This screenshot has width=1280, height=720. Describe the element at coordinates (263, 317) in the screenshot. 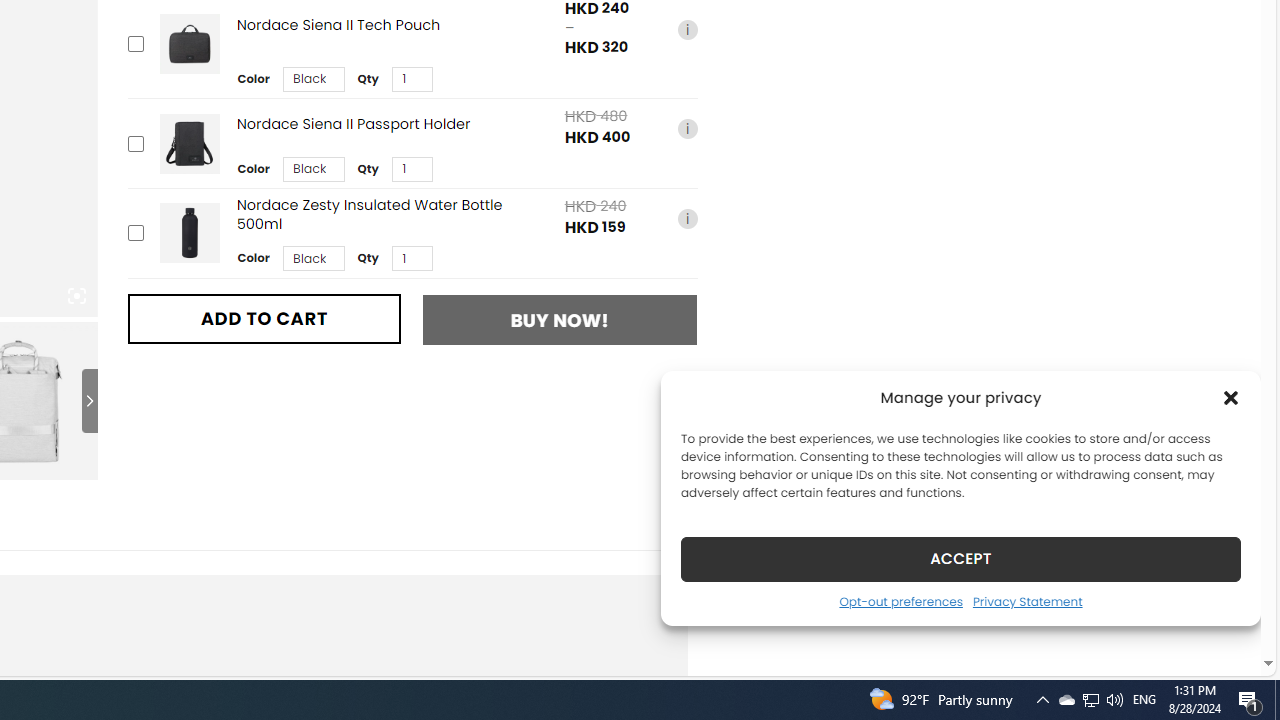

I see `'ADD TO CART'` at that location.